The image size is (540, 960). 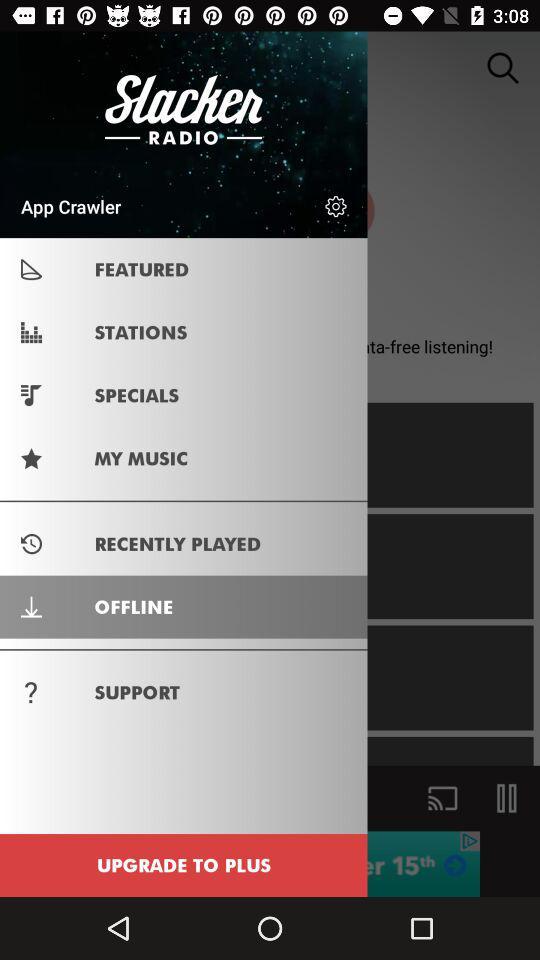 I want to click on the pause icon, so click(x=507, y=798).